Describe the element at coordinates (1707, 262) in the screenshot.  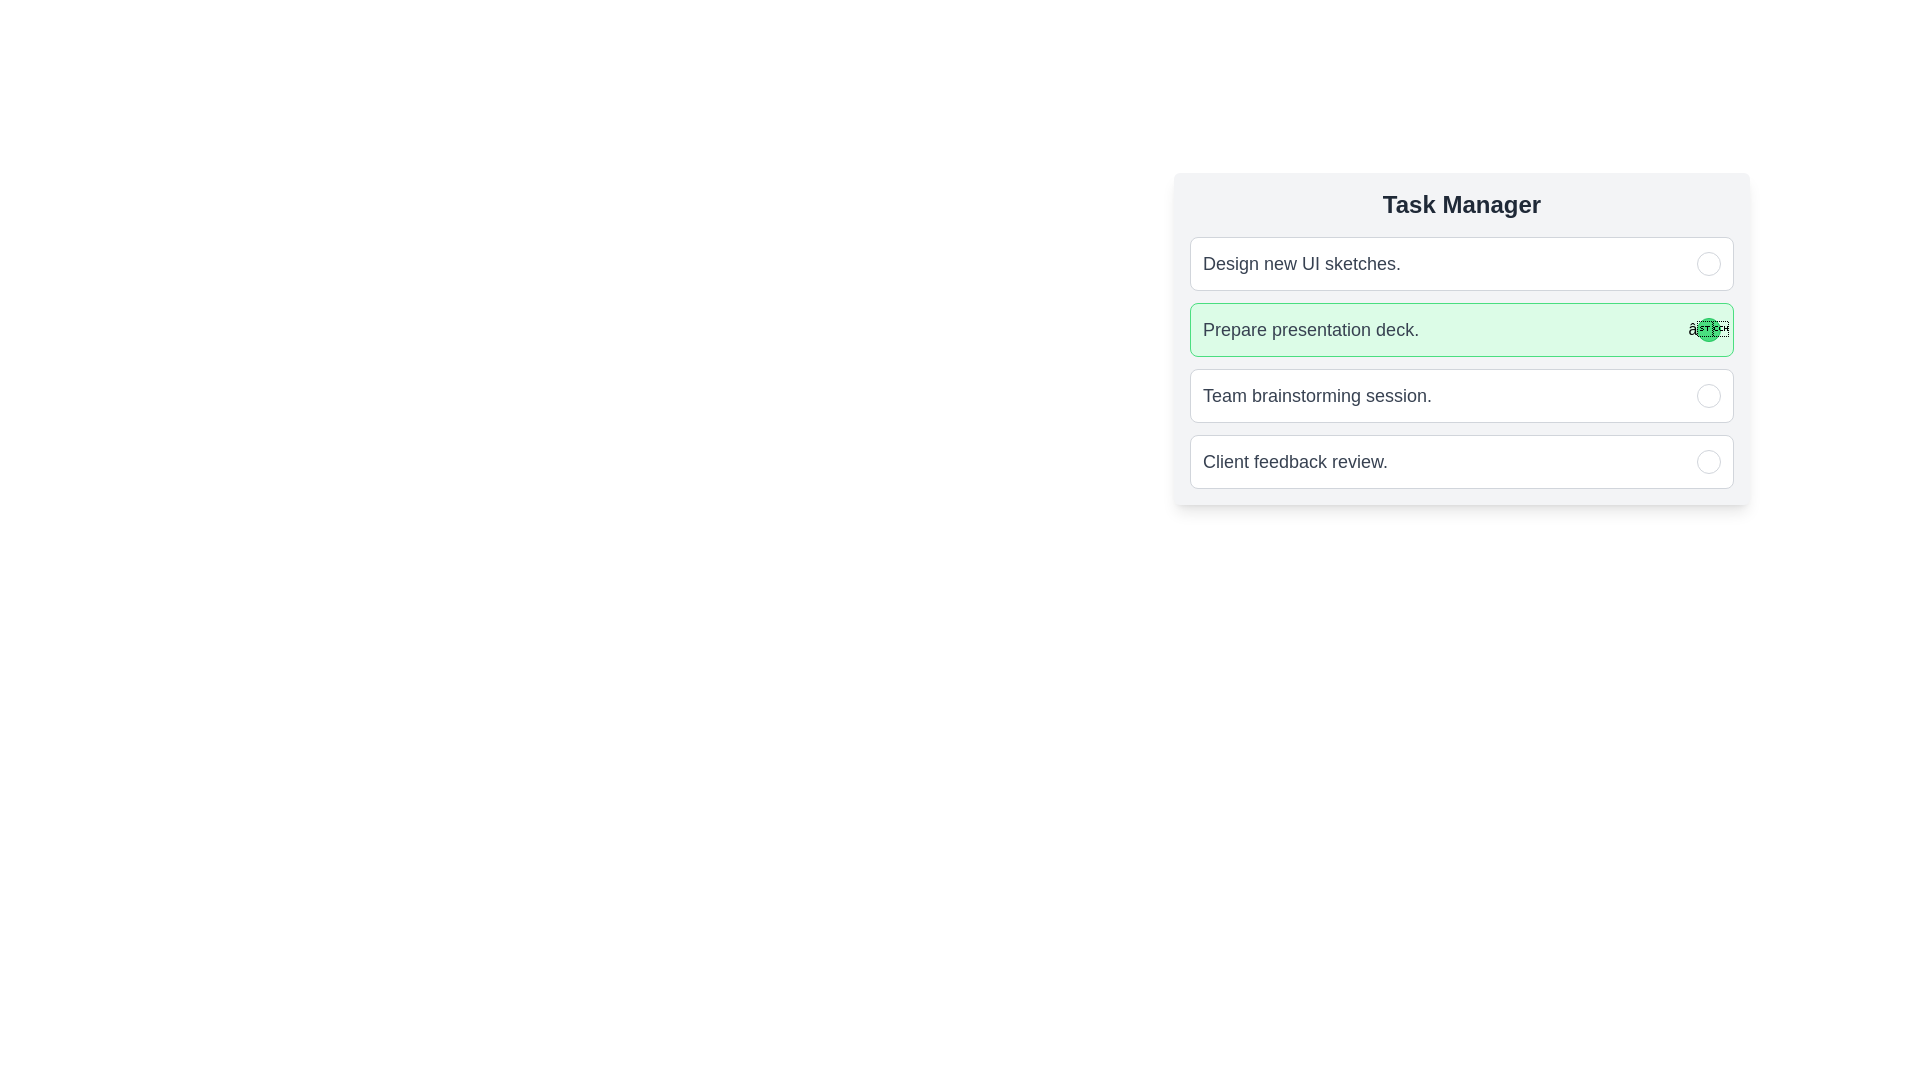
I see `the checkbox or marker circle located at the far right of the row containing the text 'Design new UI sketches'` at that location.